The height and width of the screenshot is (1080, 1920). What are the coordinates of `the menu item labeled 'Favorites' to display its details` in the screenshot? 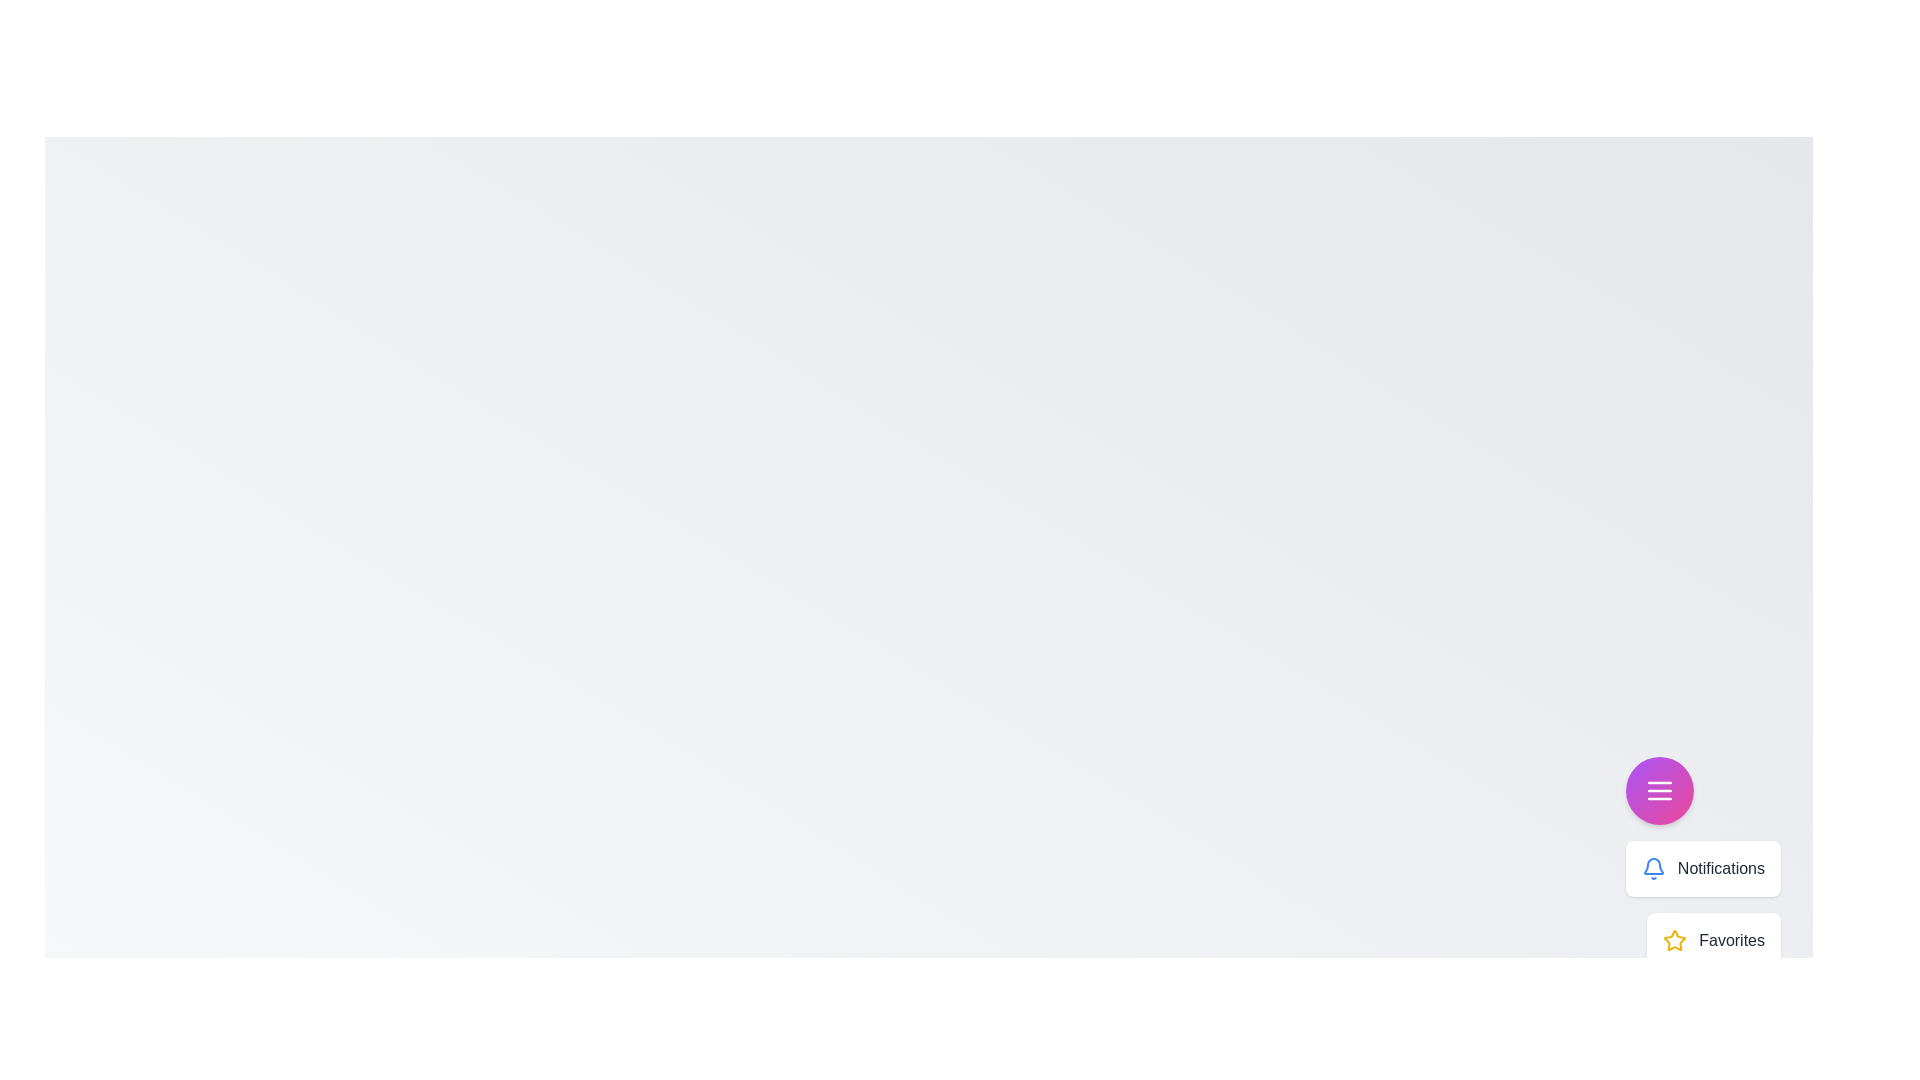 It's located at (1713, 941).